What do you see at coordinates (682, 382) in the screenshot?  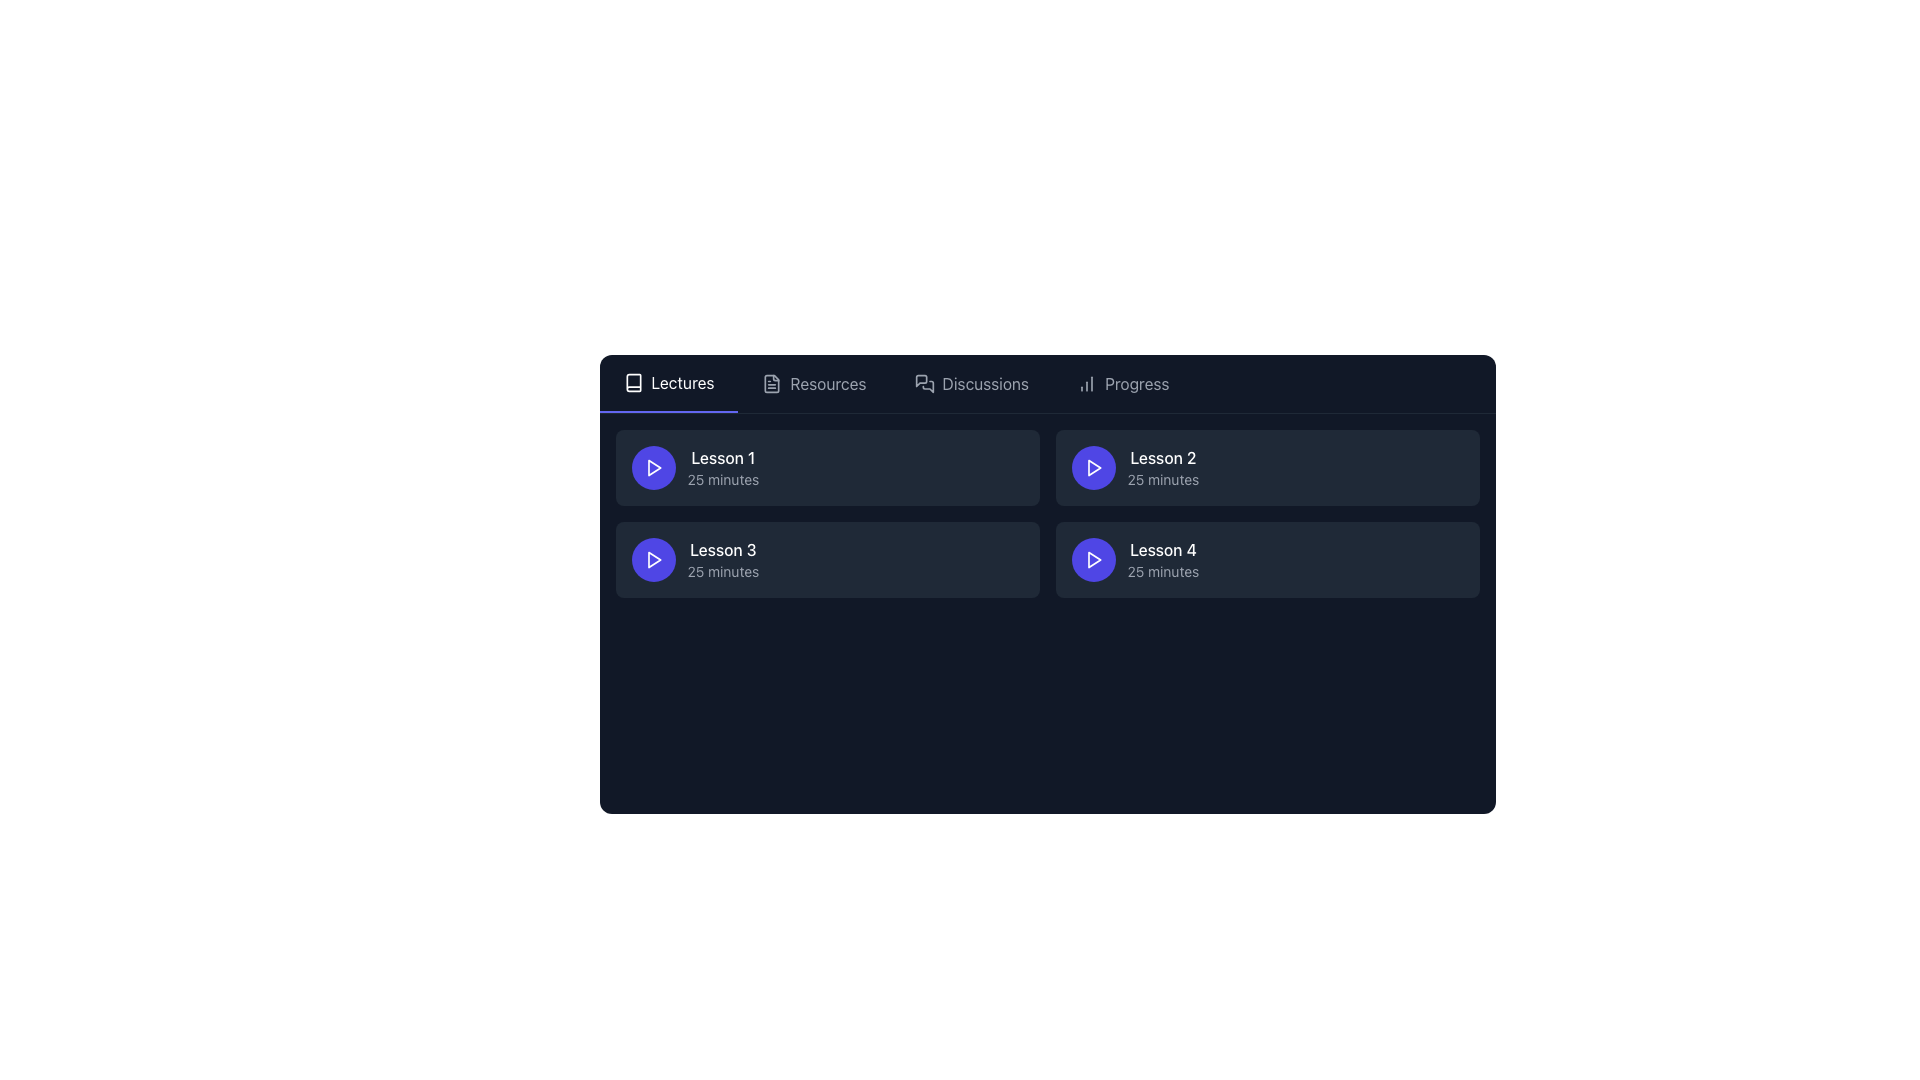 I see `the 'Lectures' navigation tab label at the top-left of the interface` at bounding box center [682, 382].